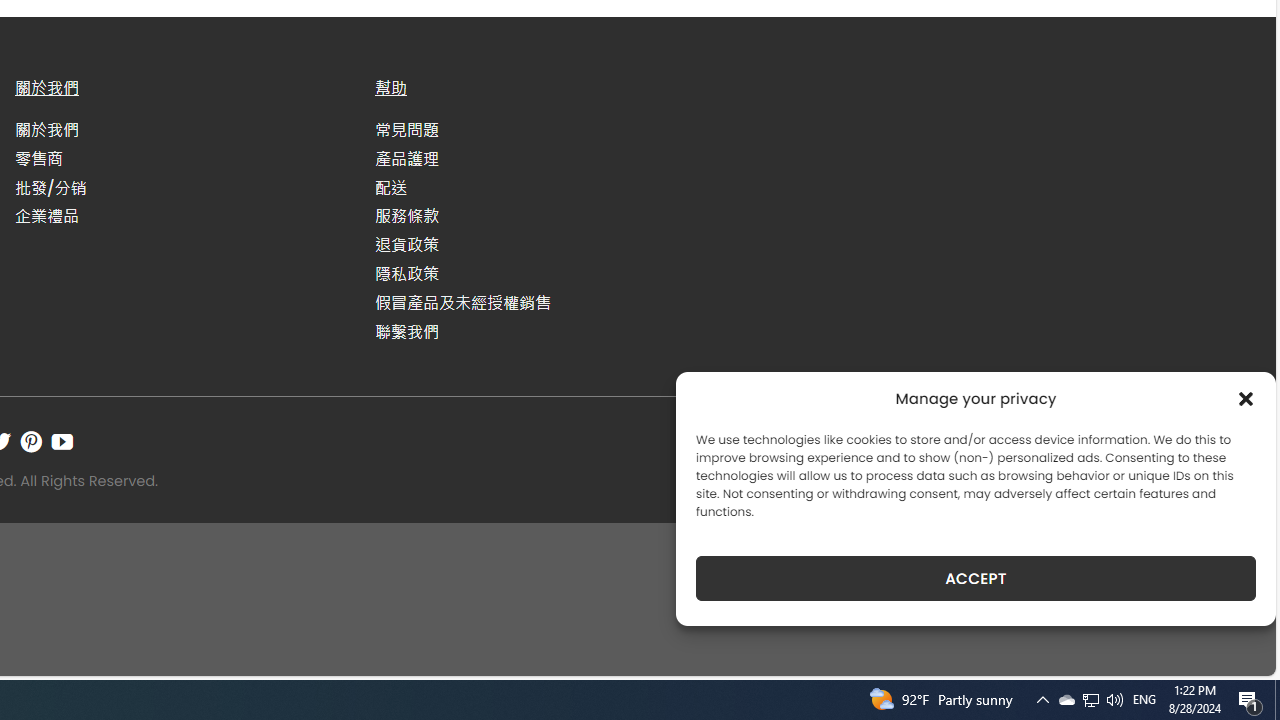  I want to click on 'Follow on YouTube', so click(62, 440).